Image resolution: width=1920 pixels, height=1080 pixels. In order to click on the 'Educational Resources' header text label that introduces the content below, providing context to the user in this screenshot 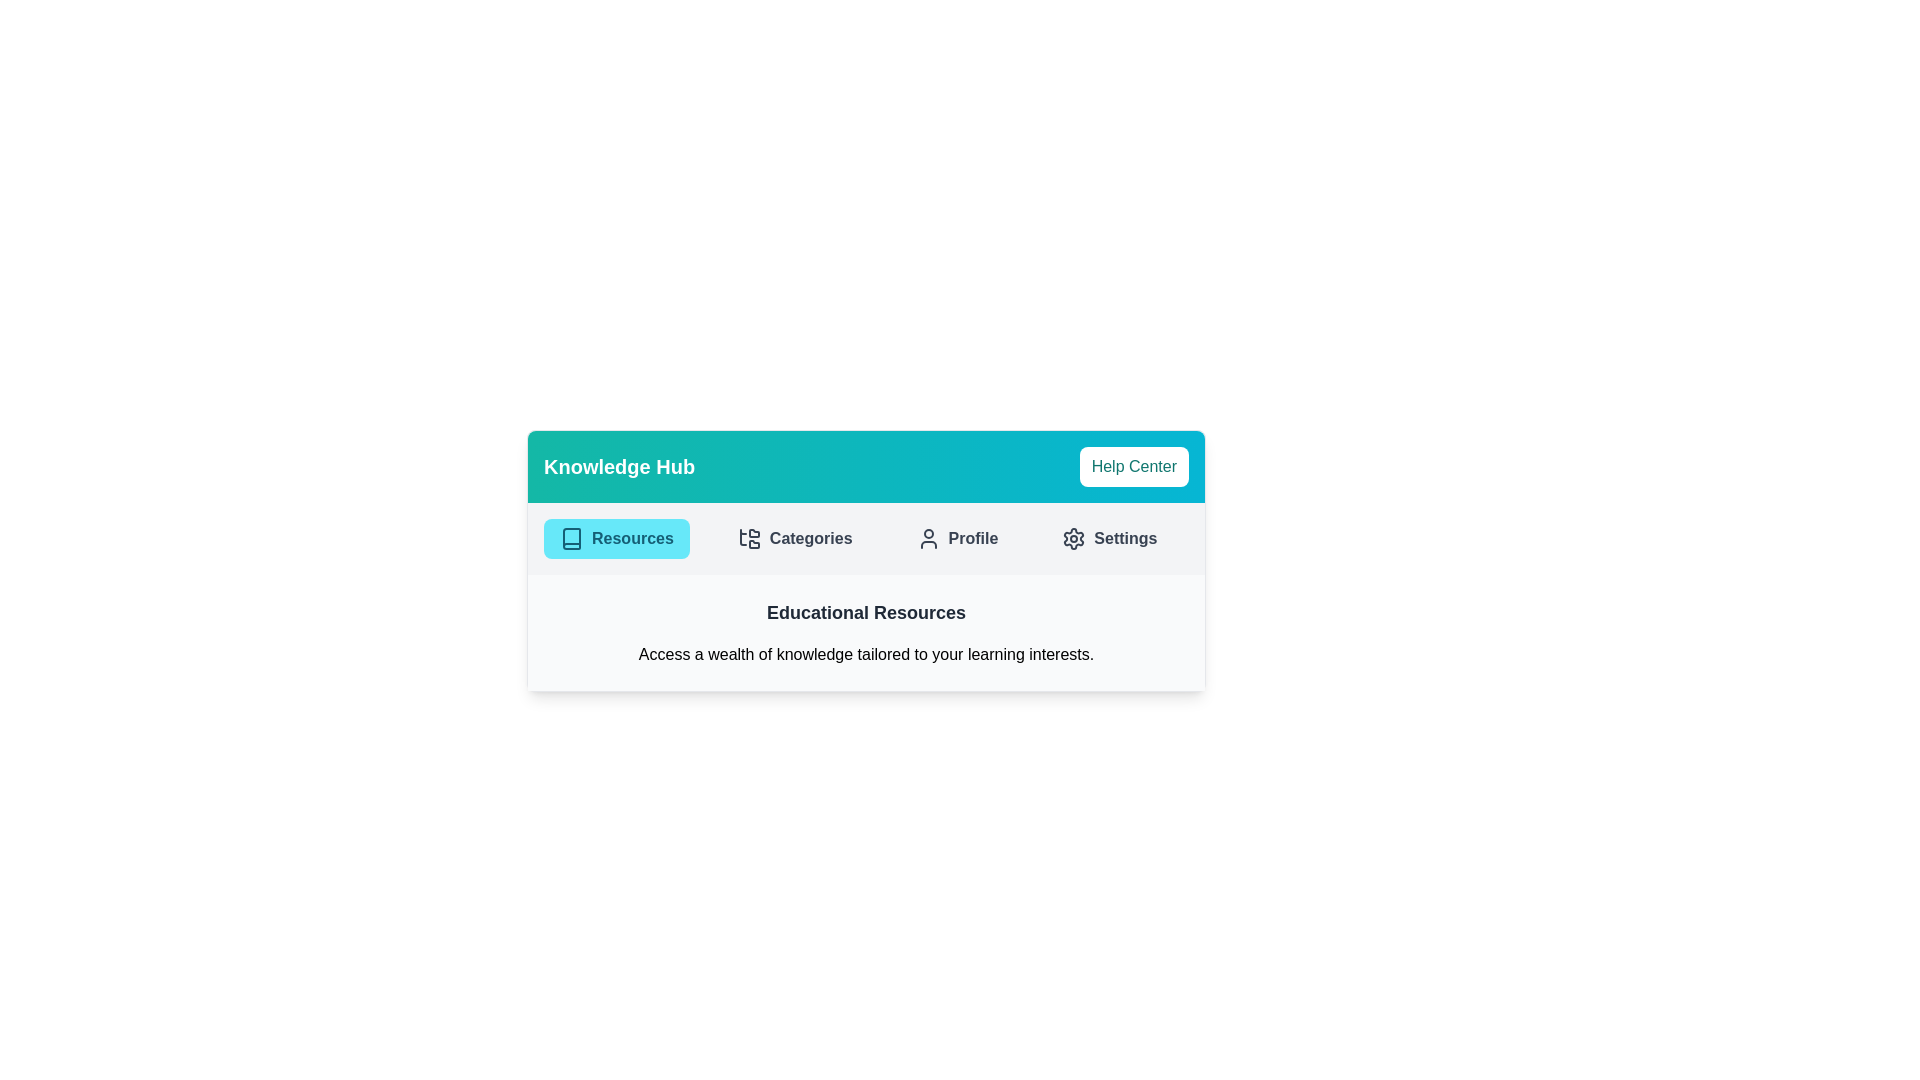, I will do `click(866, 612)`.